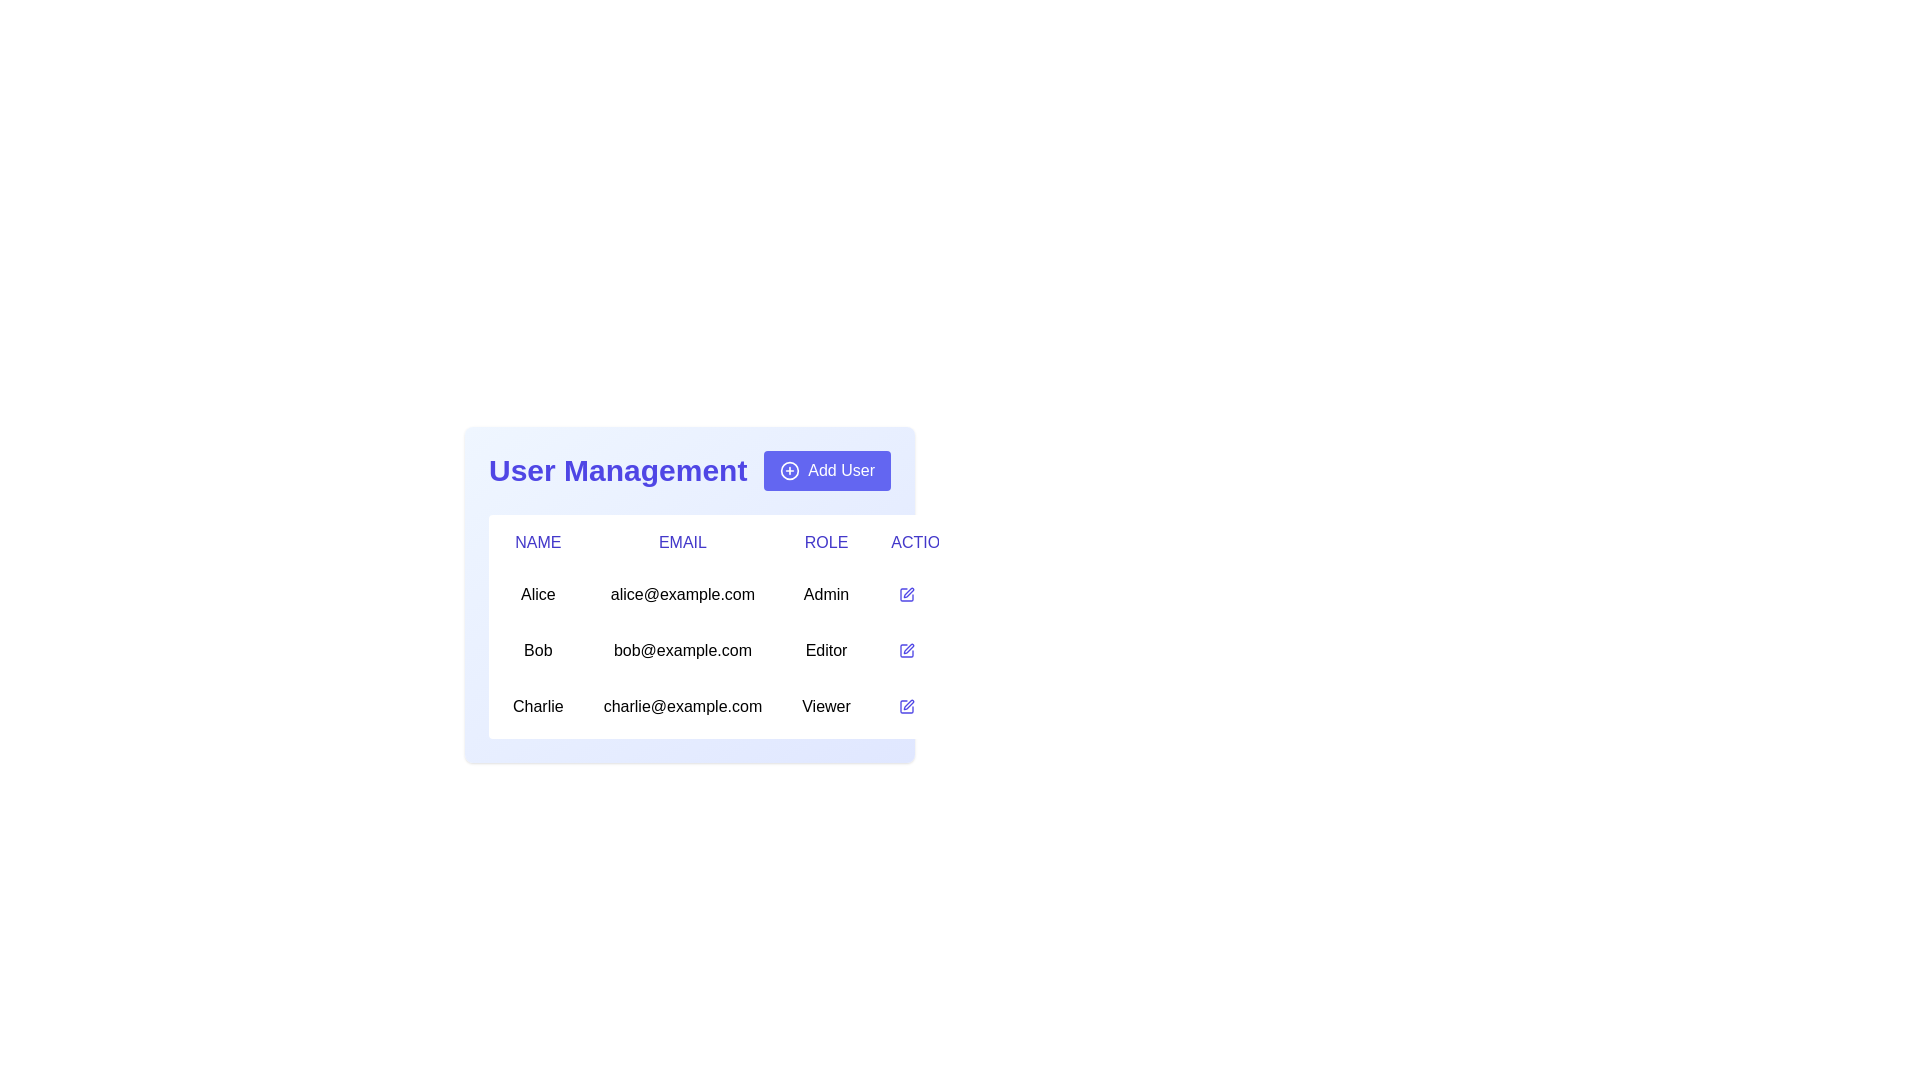 The width and height of the screenshot is (1920, 1080). I want to click on the email address displayed in the non-interactive text field showing 'alice@example.com' in the 'EMAIL' column of the user management table, so click(682, 593).